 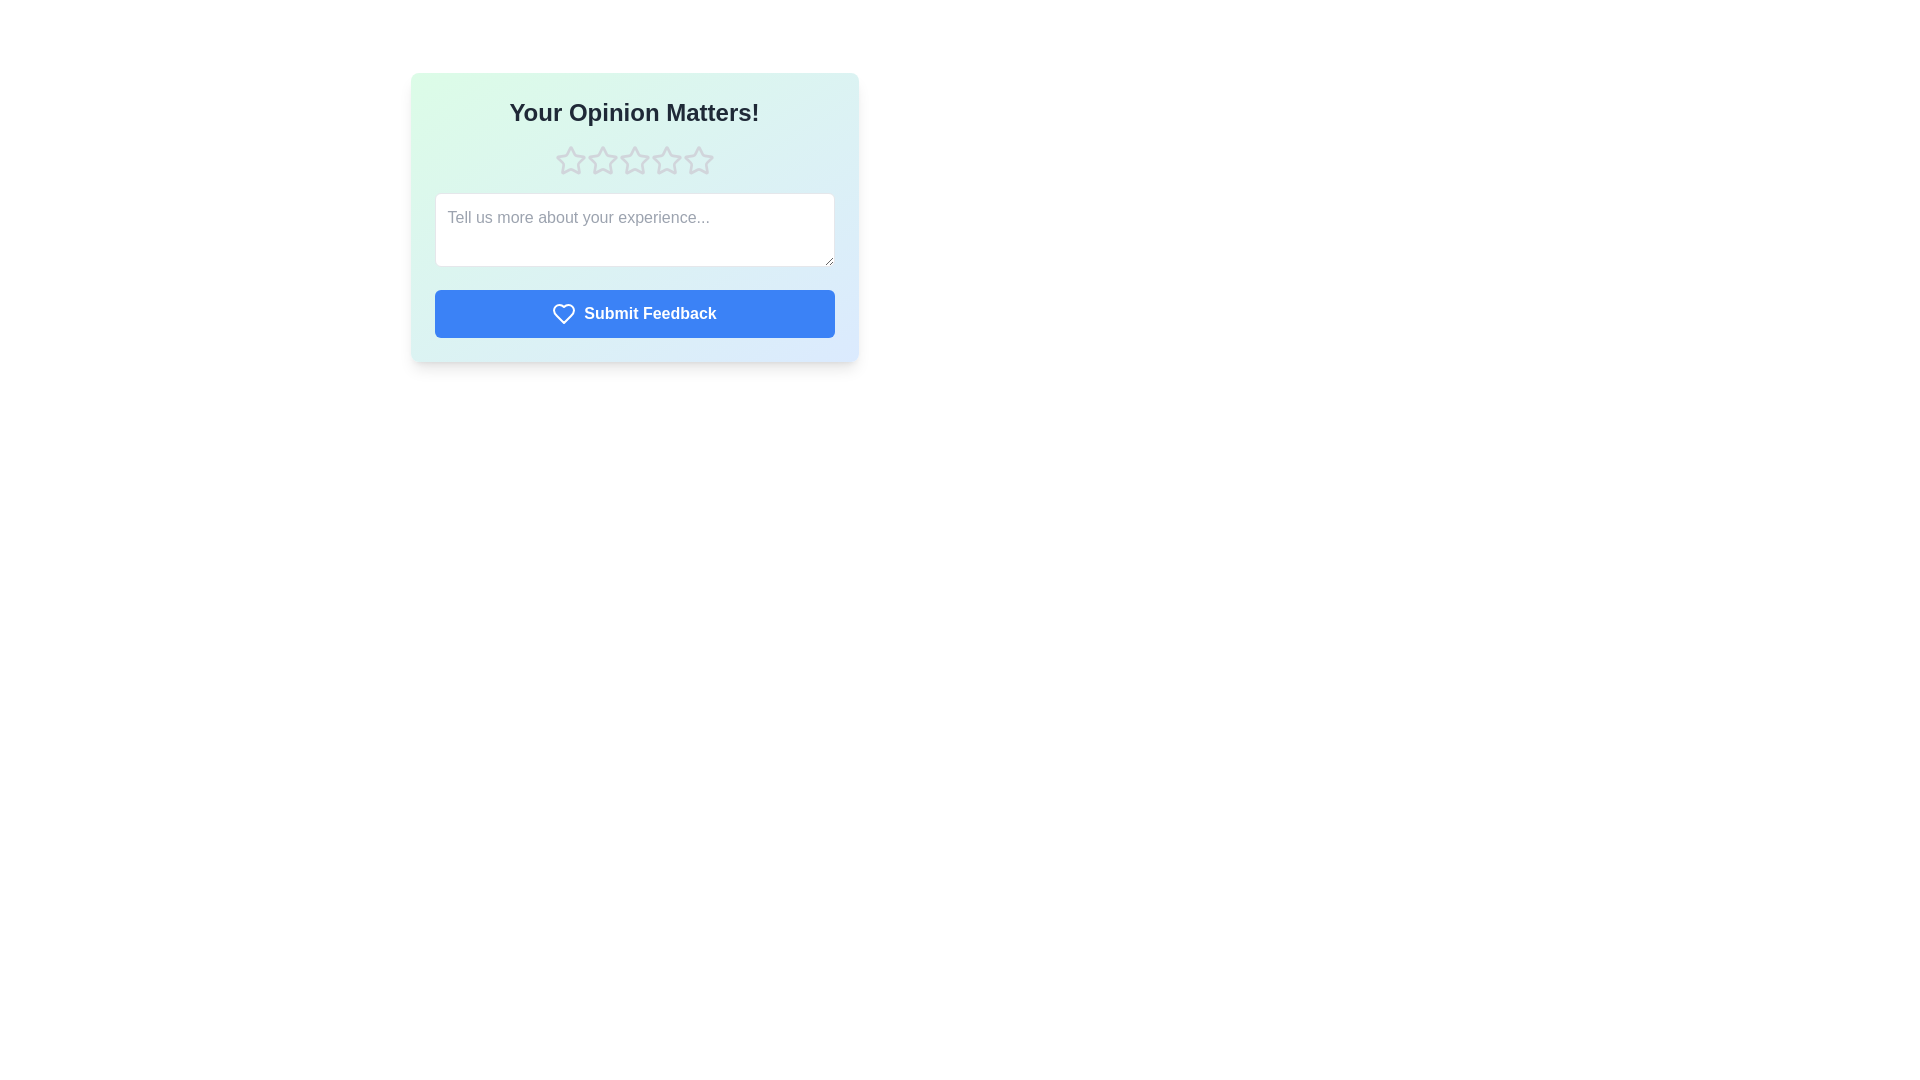 What do you see at coordinates (633, 159) in the screenshot?
I see `the second rating star icon` at bounding box center [633, 159].